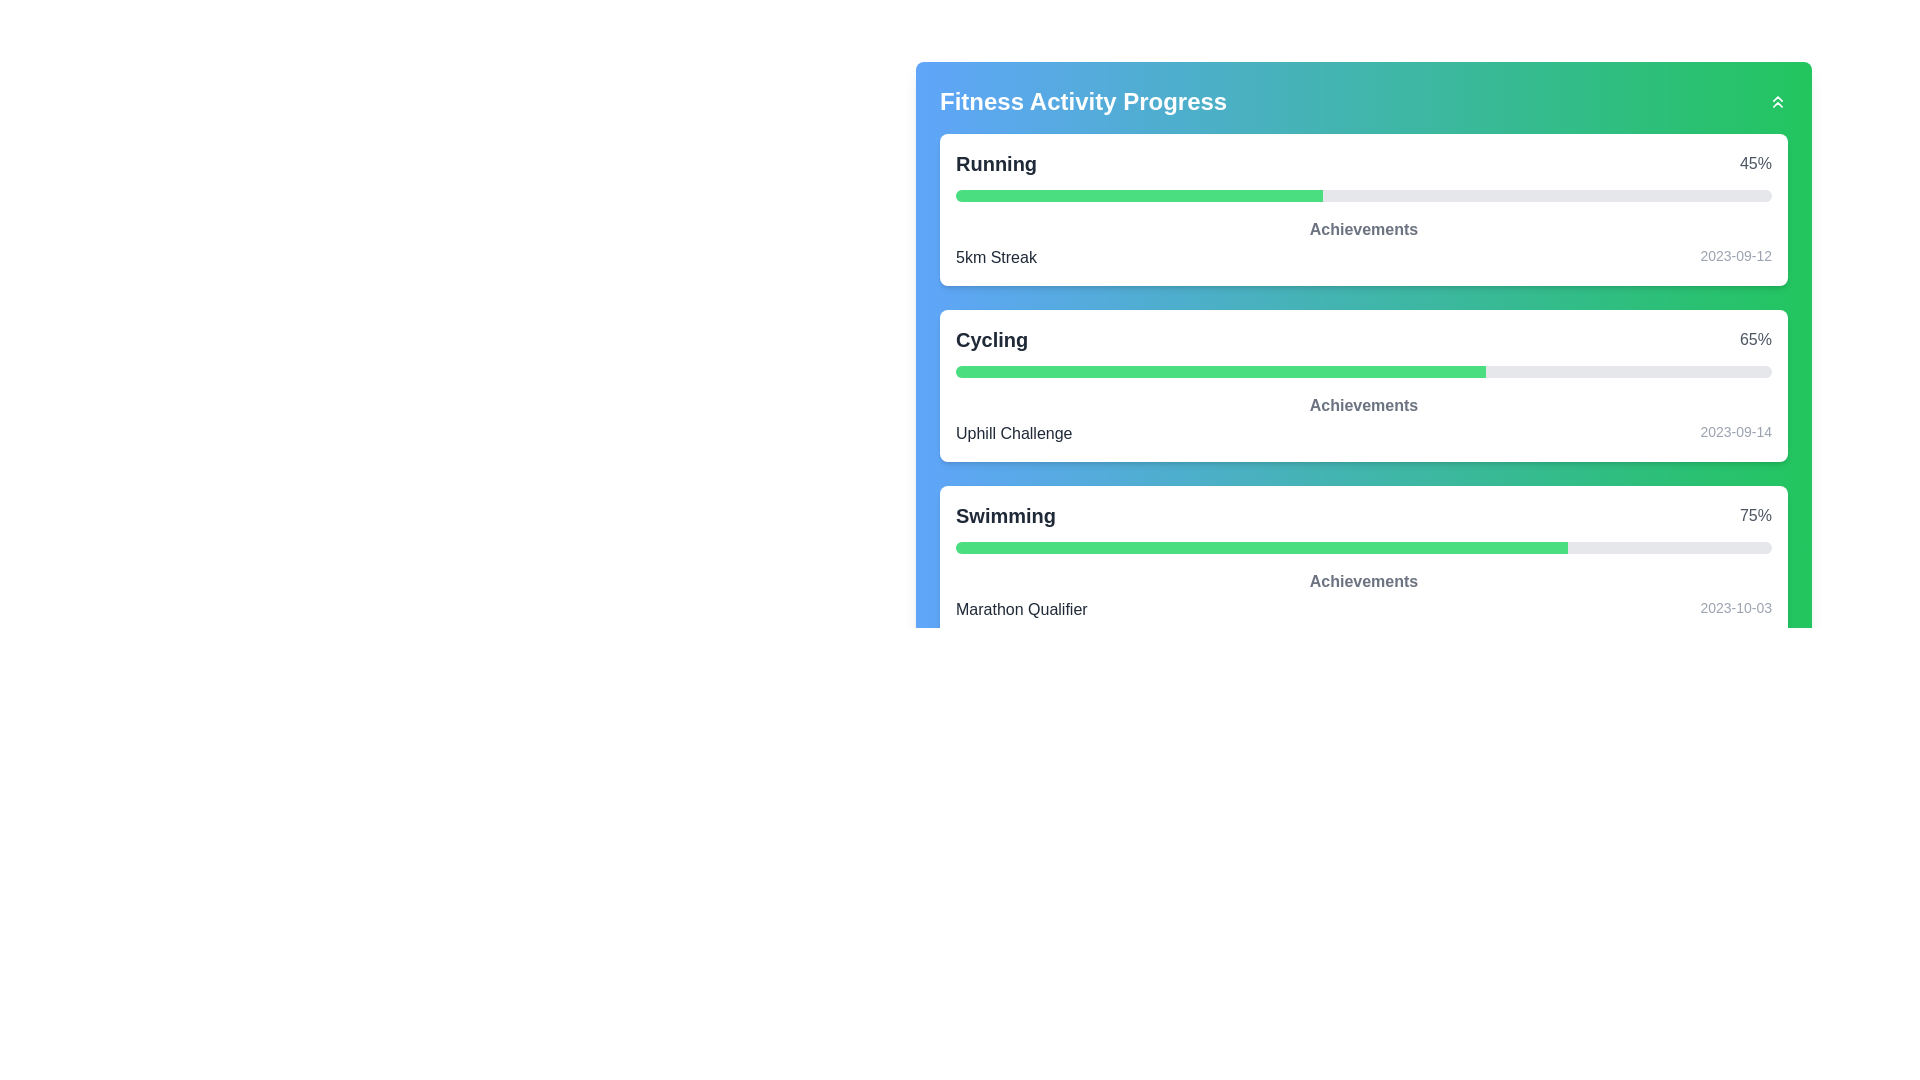 This screenshot has width=1920, height=1080. Describe the element at coordinates (1735, 433) in the screenshot. I see `the date text label indicating the completion date of the 'Cycling' activity, located in the bottom-right area of the card under the 'Cycling' section, just below the 'Achievements' label` at that location.